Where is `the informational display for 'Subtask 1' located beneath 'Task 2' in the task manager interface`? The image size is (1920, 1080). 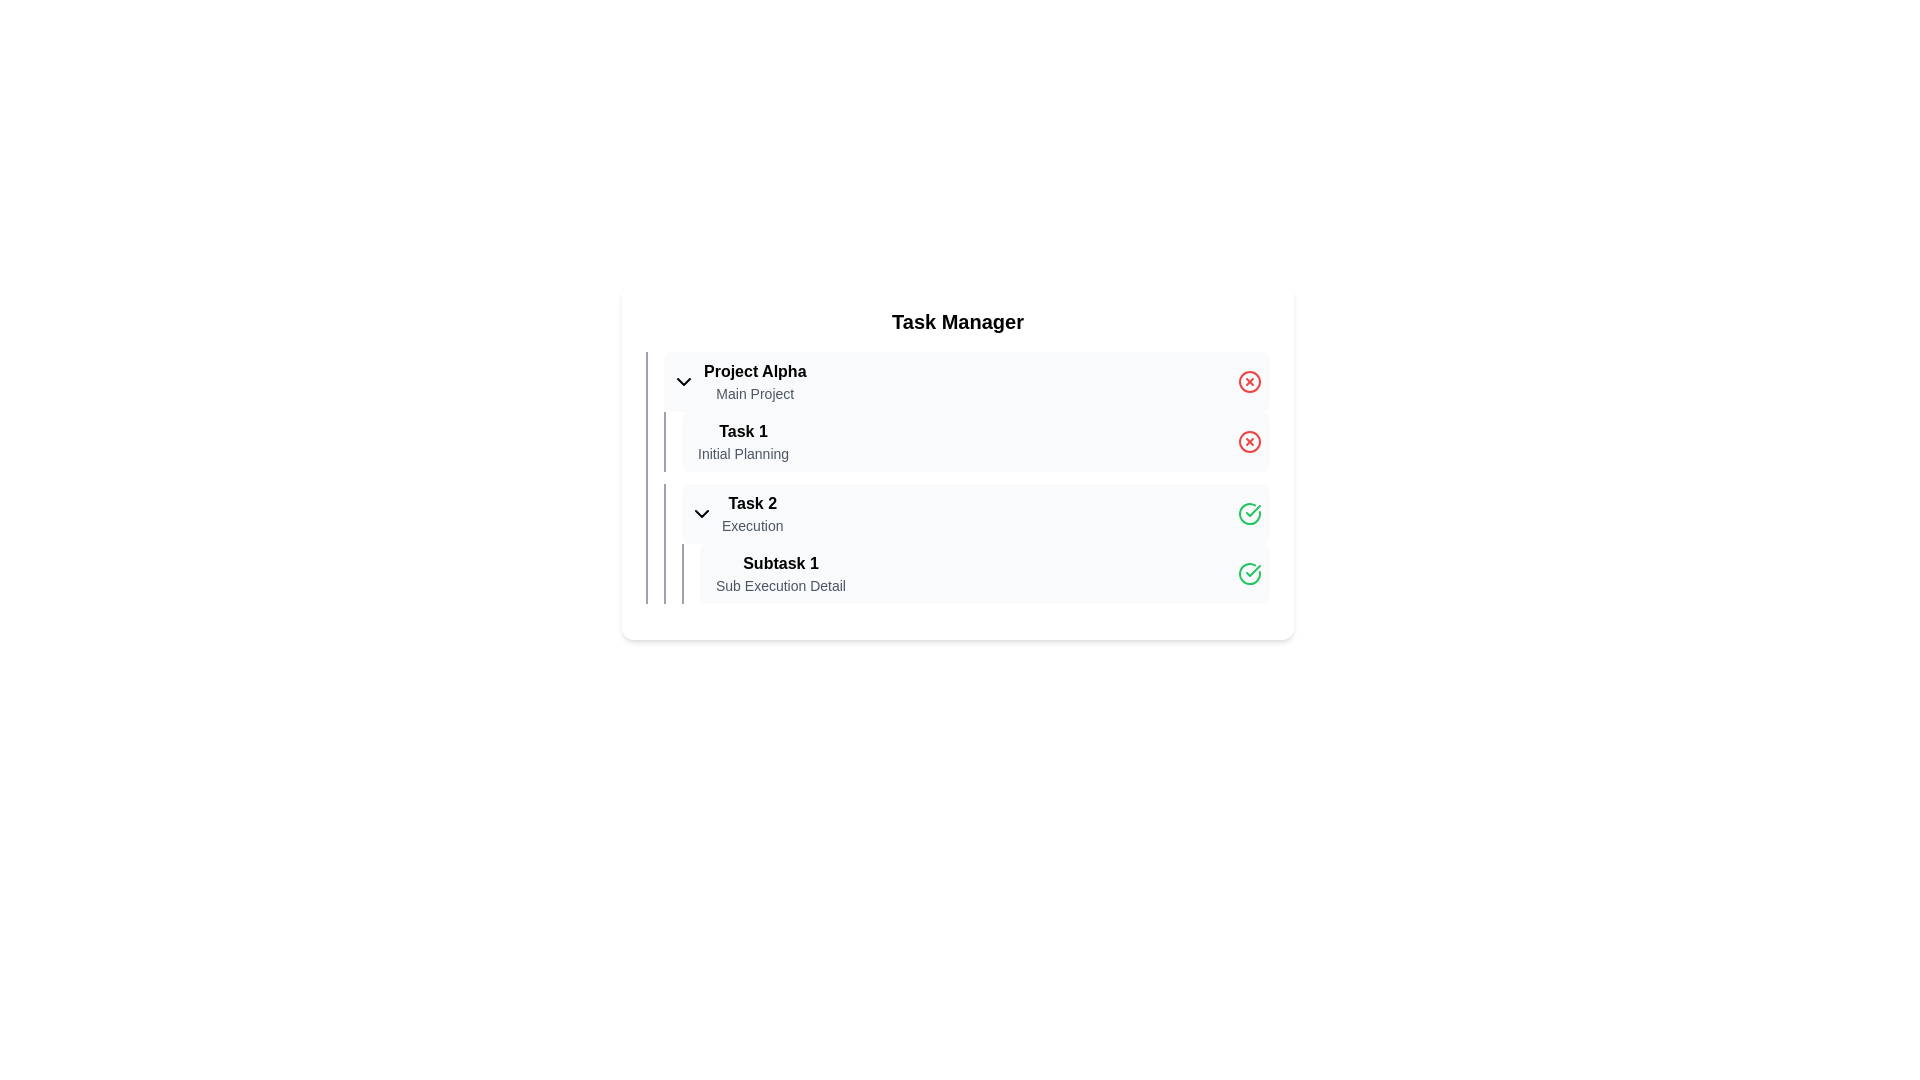 the informational display for 'Subtask 1' located beneath 'Task 2' in the task manager interface is located at coordinates (780, 574).